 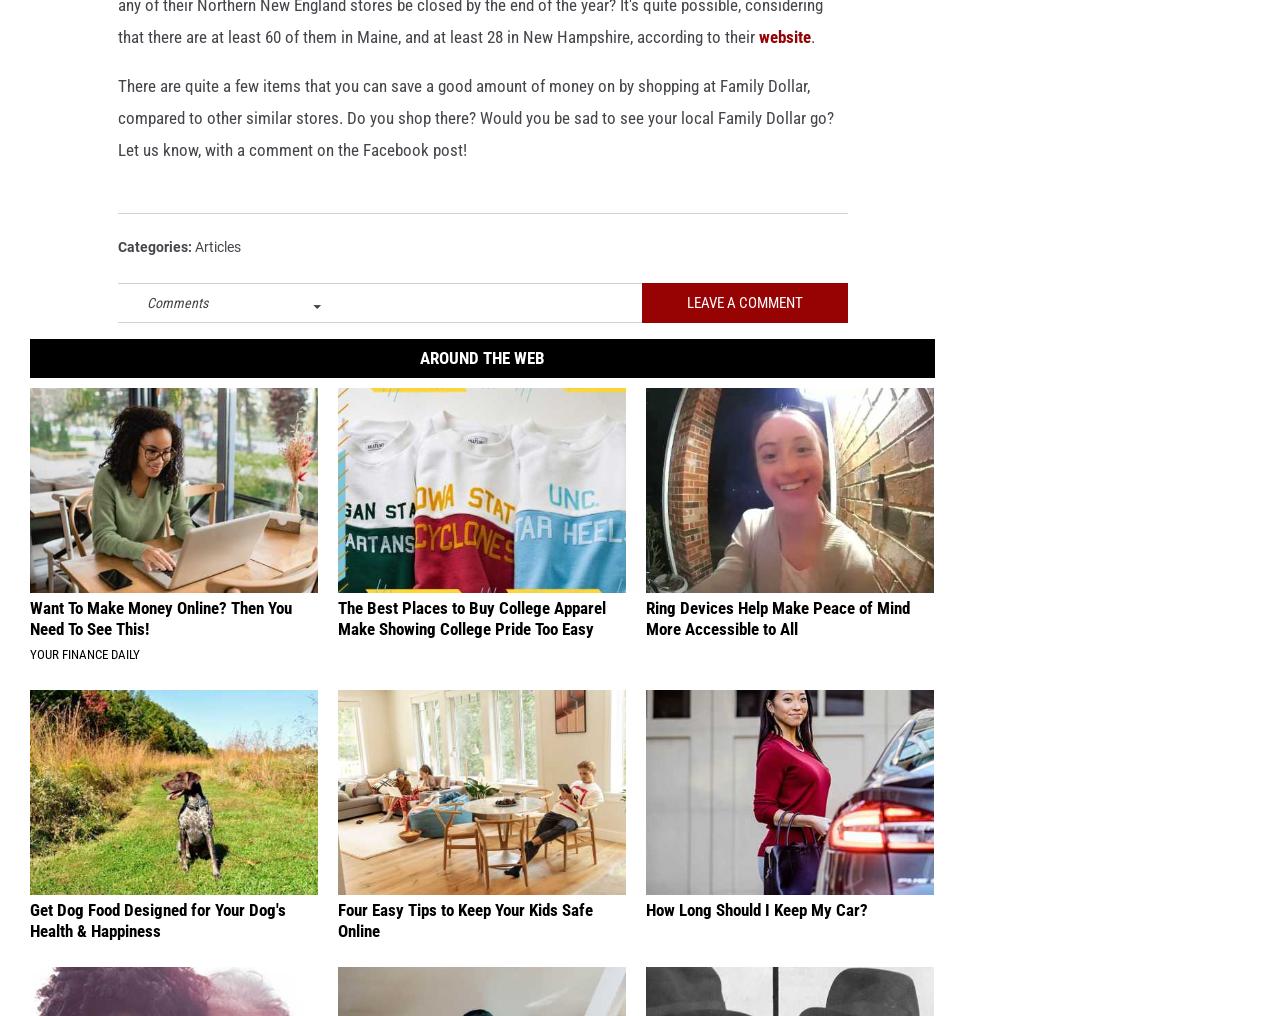 I want to click on 'Articles', so click(x=217, y=277).